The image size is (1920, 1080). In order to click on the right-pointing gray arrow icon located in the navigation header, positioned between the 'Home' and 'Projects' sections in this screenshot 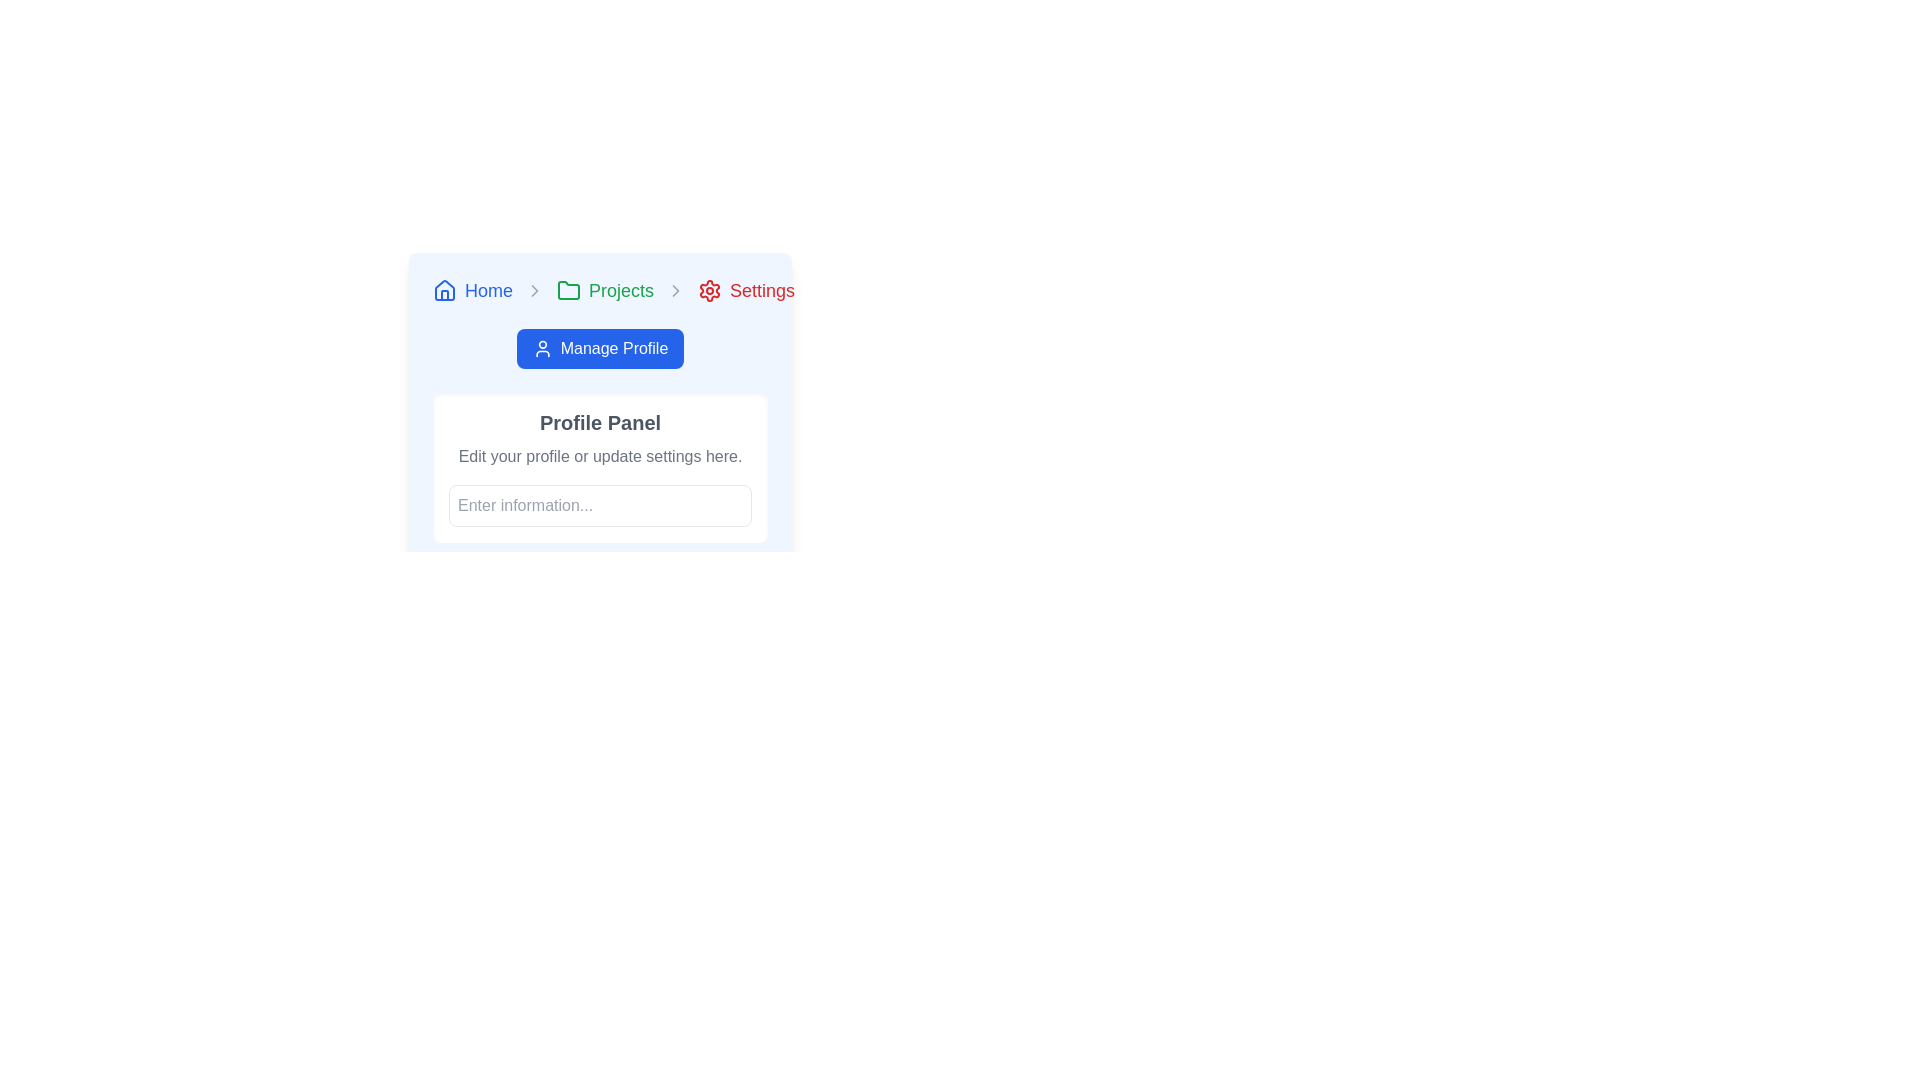, I will do `click(535, 290)`.